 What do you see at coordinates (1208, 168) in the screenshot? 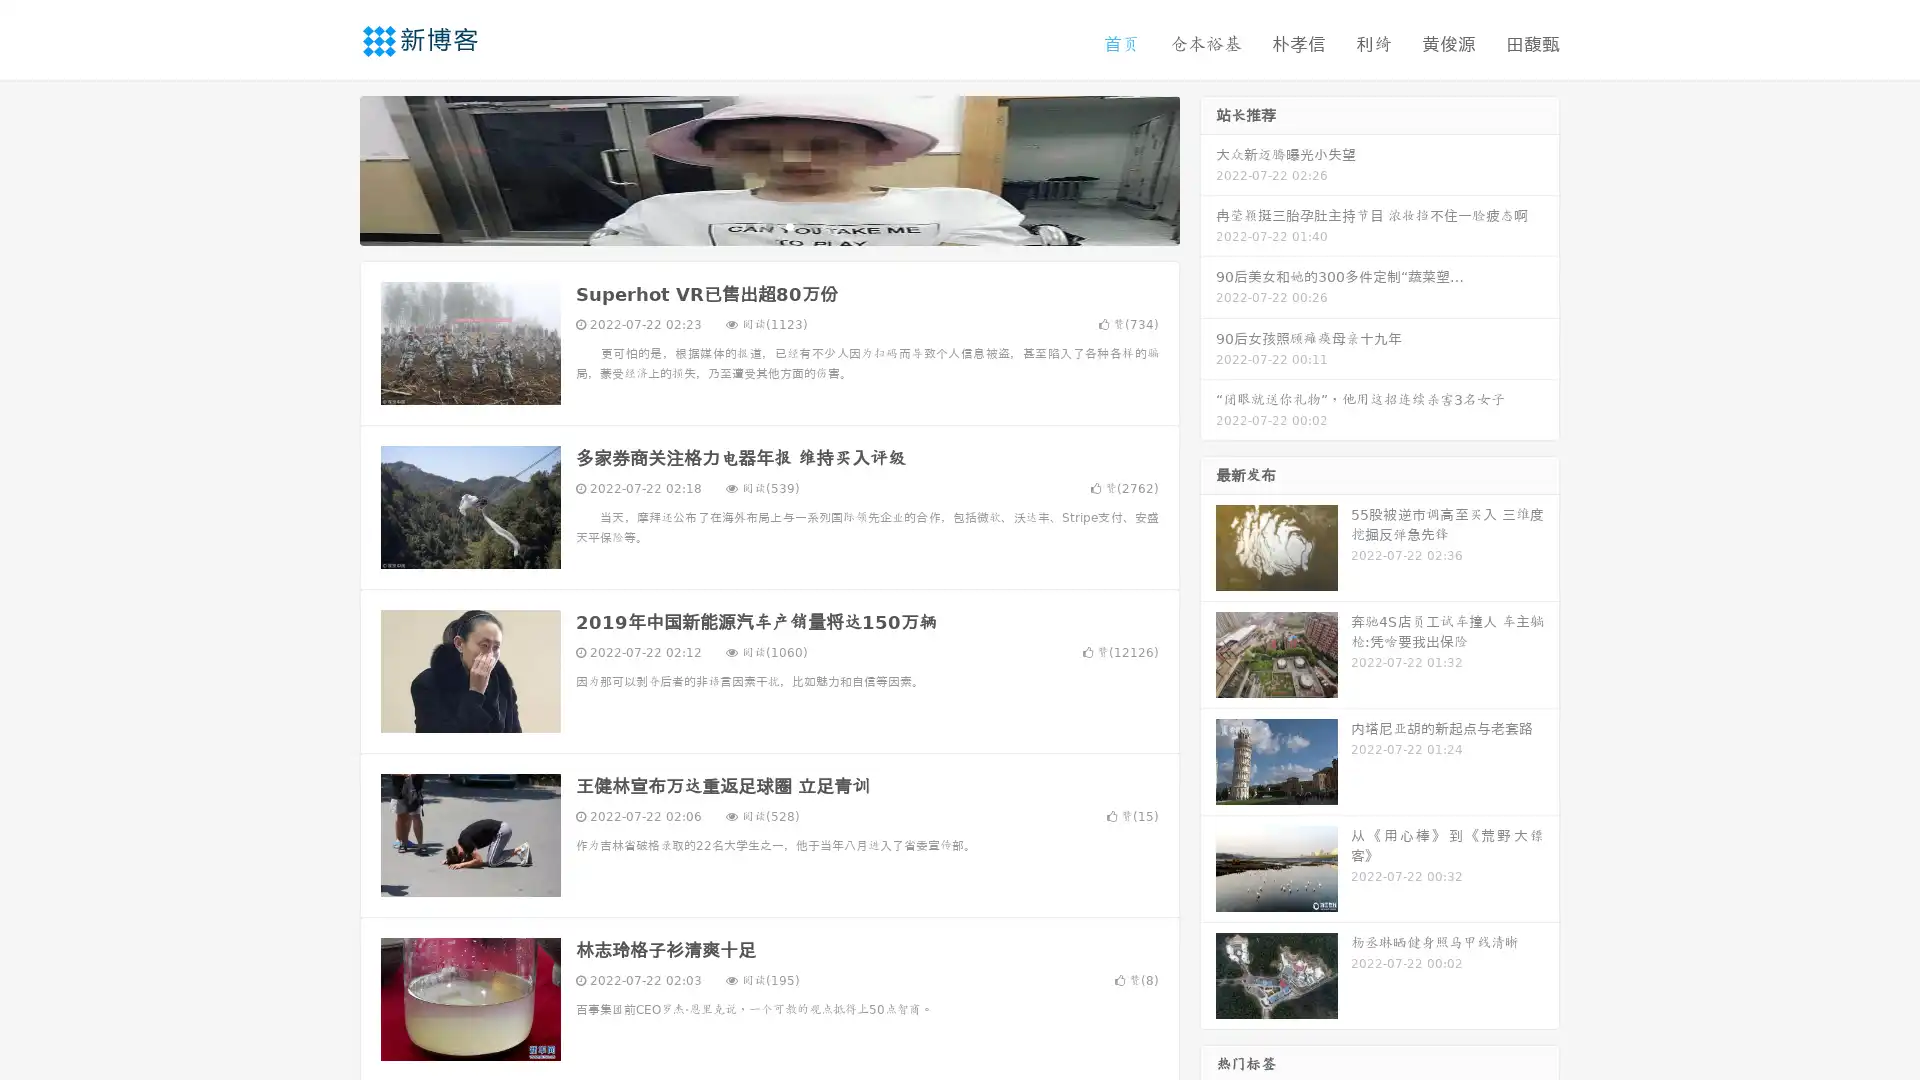
I see `Next slide` at bounding box center [1208, 168].